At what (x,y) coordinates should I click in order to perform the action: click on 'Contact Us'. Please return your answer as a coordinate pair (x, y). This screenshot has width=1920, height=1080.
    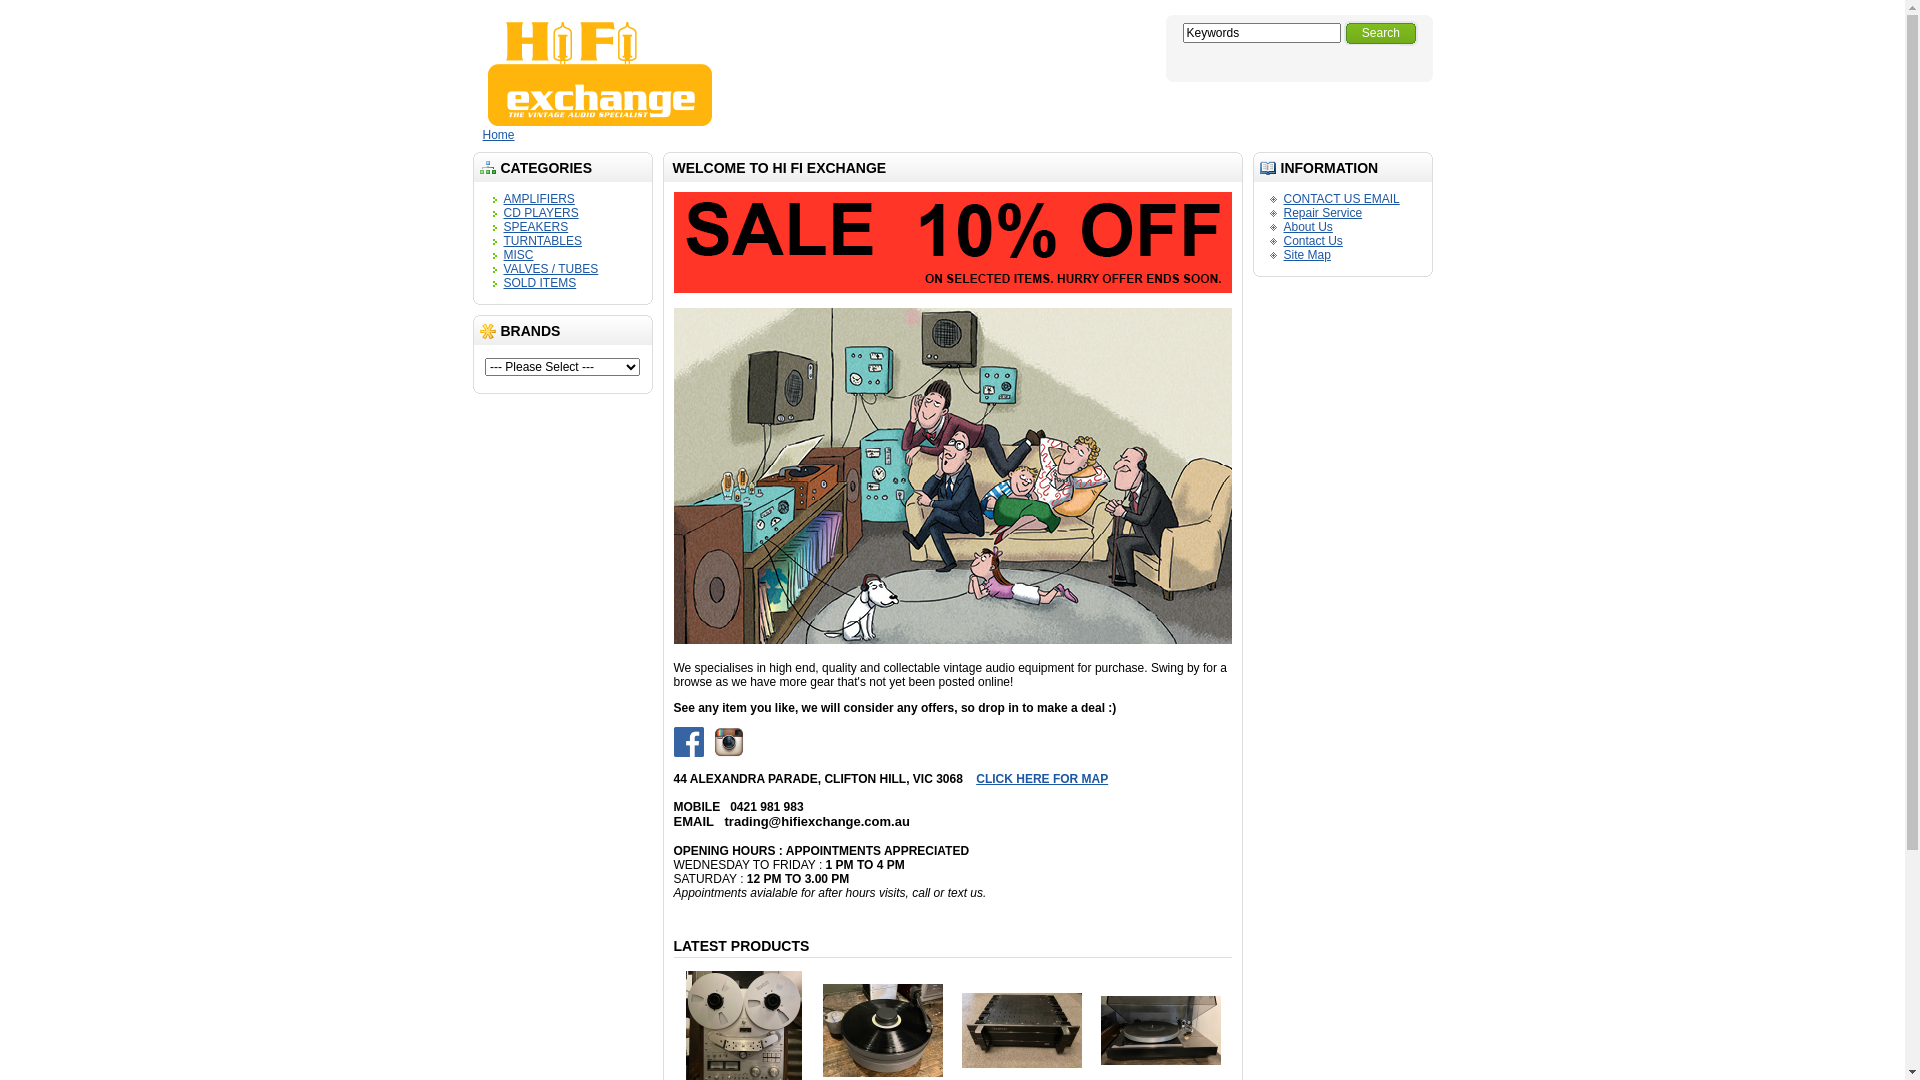
    Looking at the image, I should click on (1313, 239).